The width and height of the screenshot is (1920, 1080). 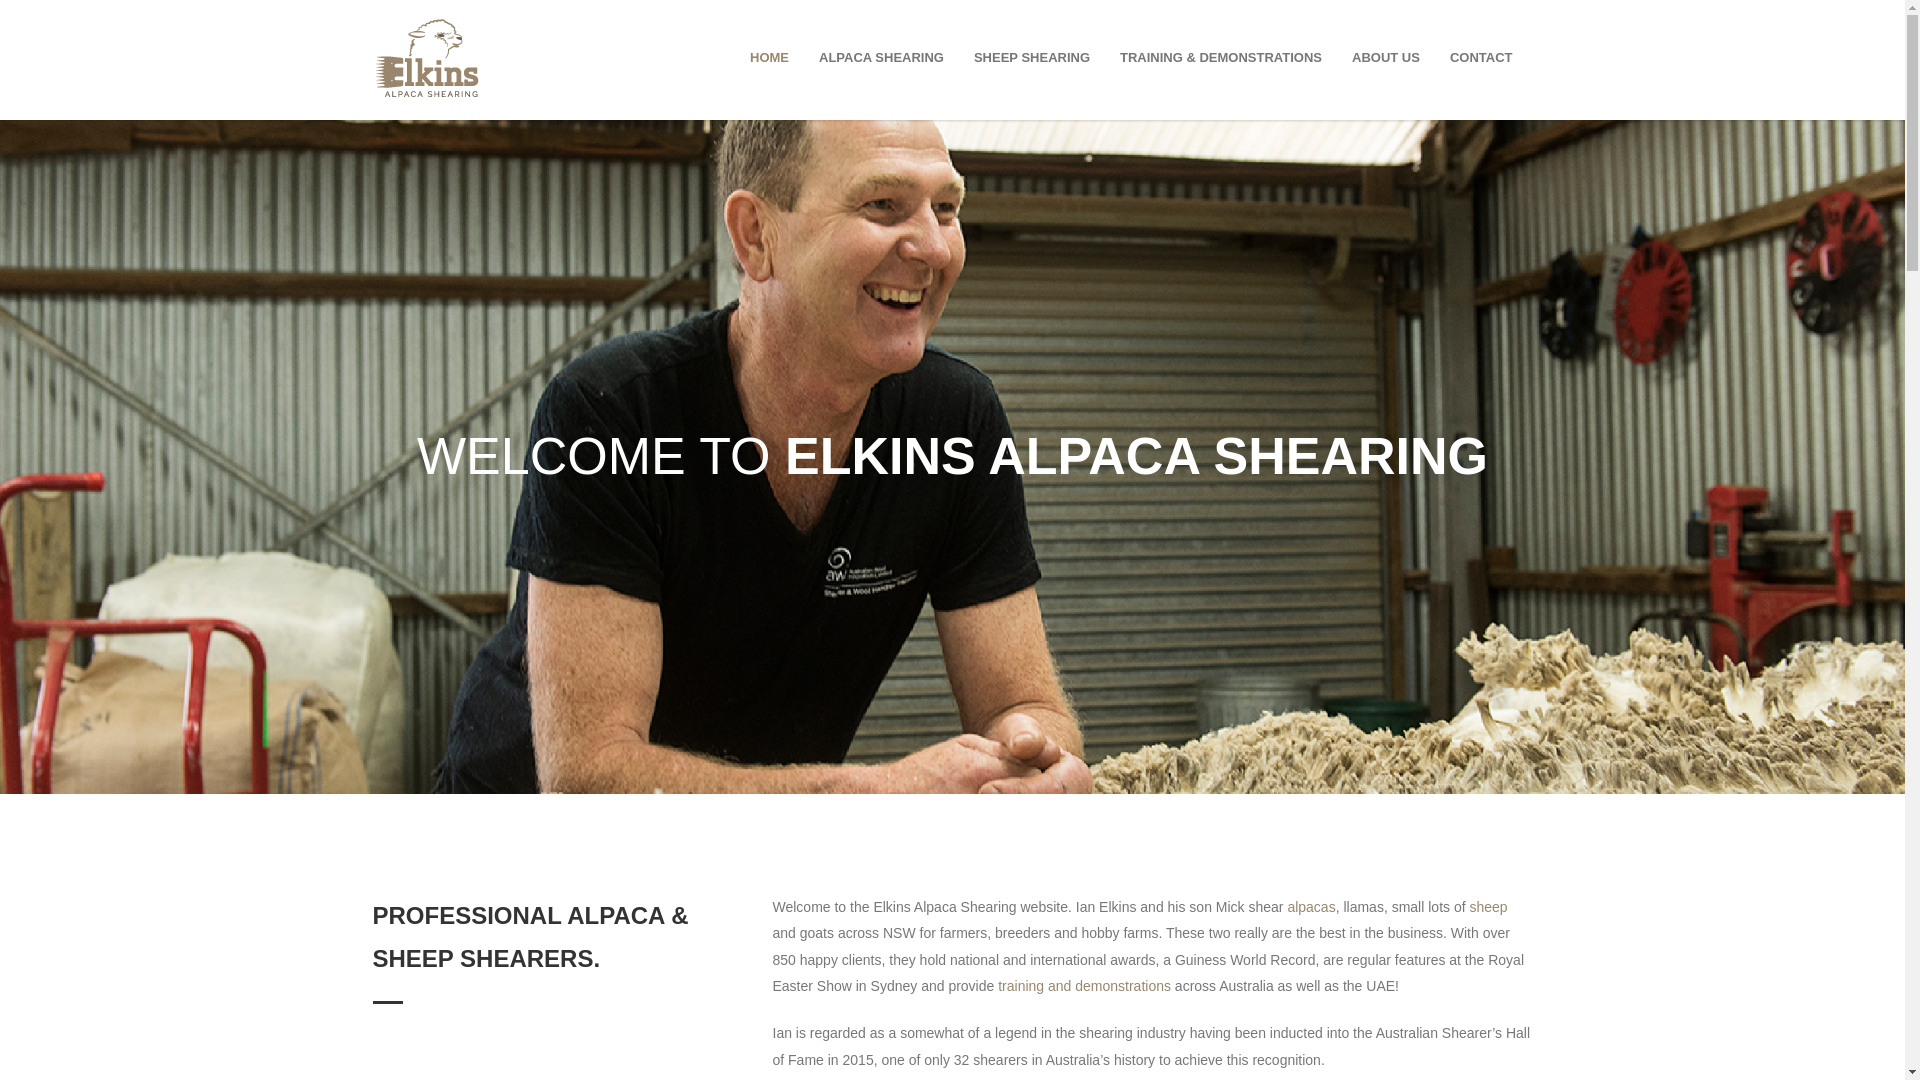 I want to click on 'SHEEP SHEARING', so click(x=1032, y=56).